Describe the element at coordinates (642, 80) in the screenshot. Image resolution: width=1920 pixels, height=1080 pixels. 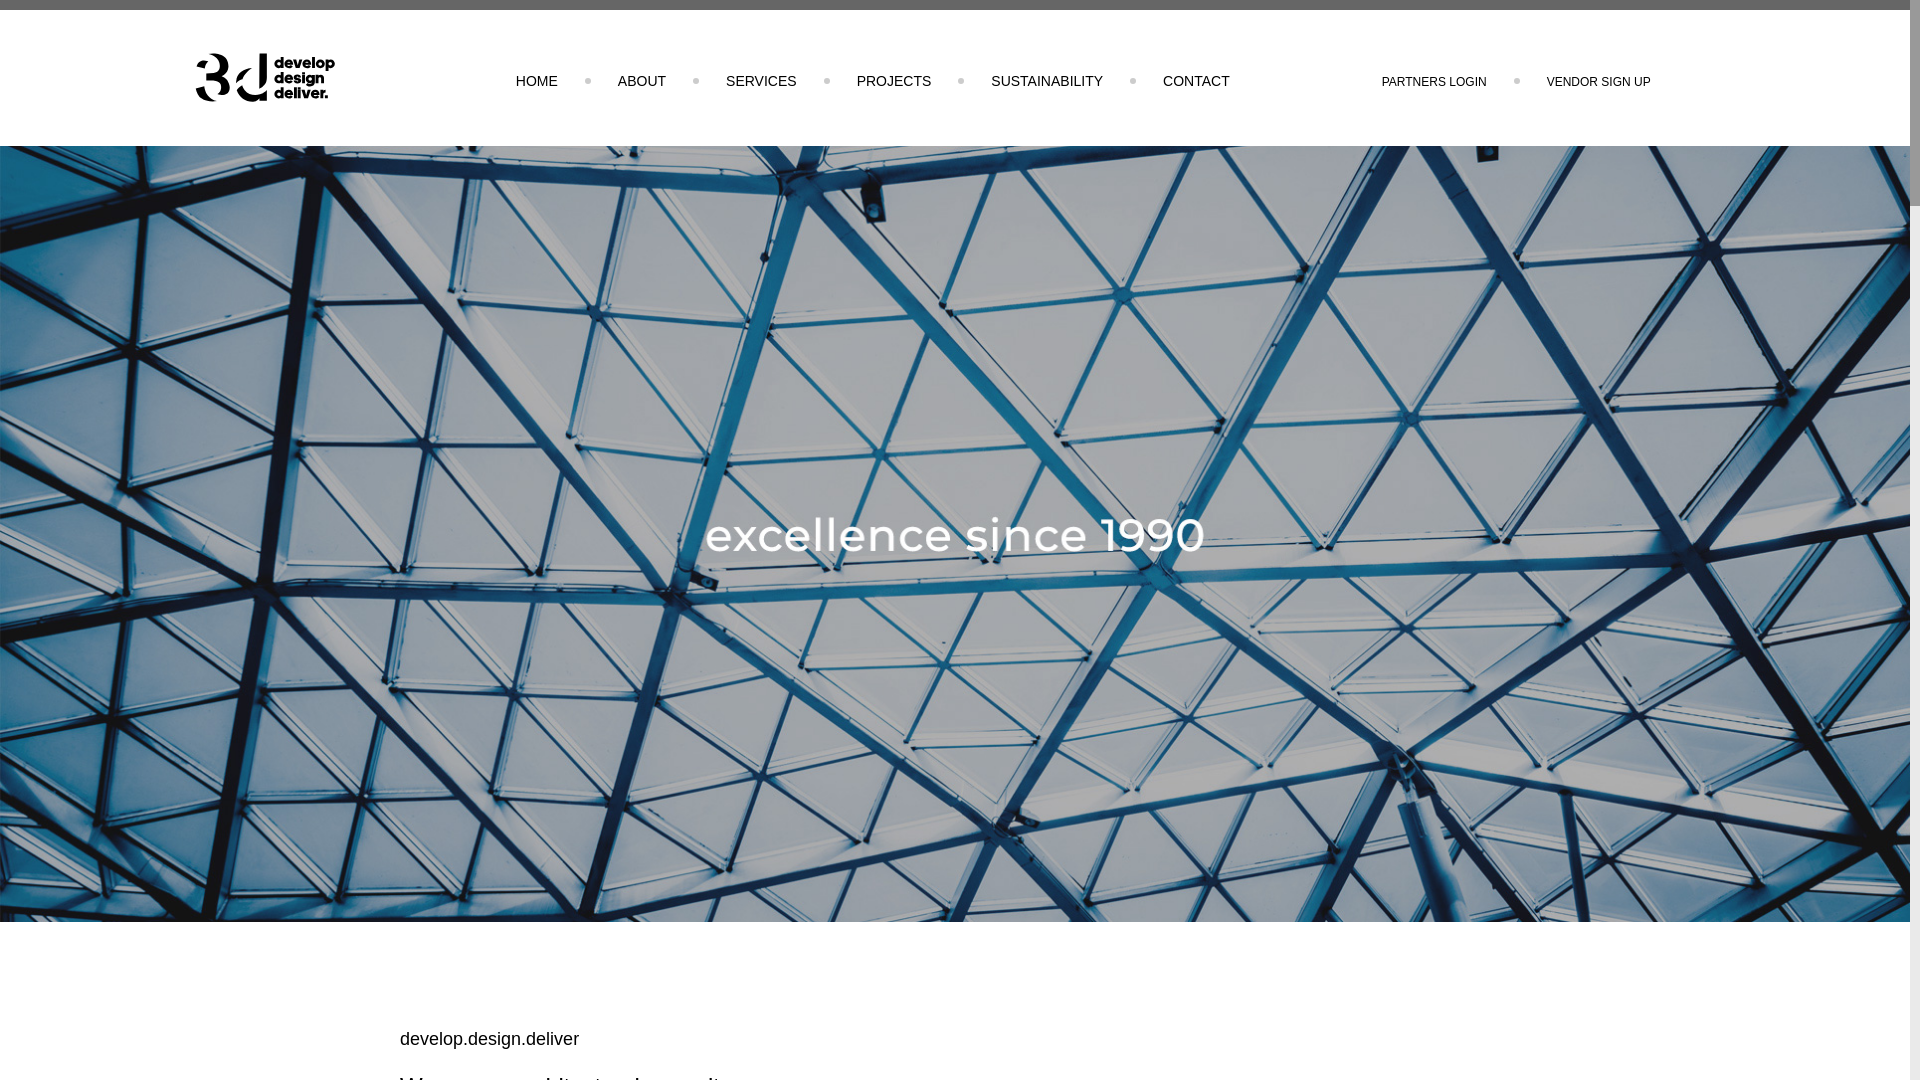
I see `'ABOUT'` at that location.